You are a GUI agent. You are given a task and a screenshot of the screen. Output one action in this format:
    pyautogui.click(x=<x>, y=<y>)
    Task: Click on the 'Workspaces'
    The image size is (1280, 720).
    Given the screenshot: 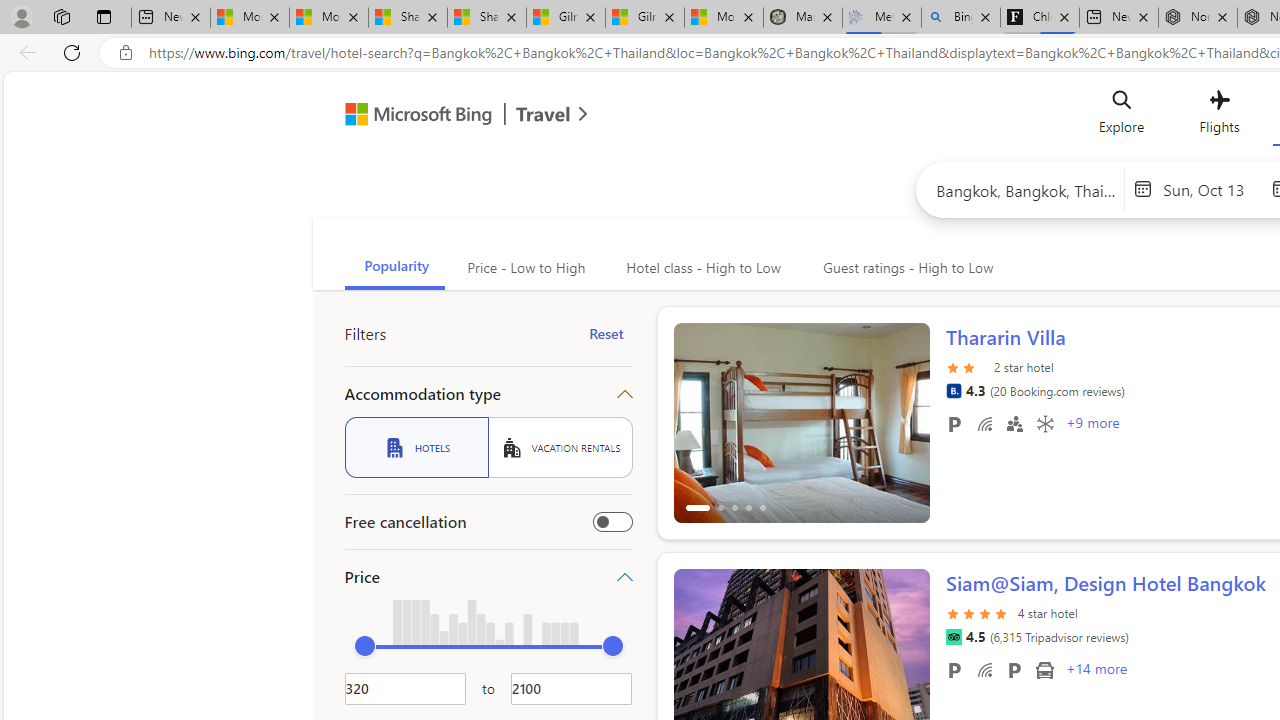 What is the action you would take?
    pyautogui.click(x=61, y=16)
    